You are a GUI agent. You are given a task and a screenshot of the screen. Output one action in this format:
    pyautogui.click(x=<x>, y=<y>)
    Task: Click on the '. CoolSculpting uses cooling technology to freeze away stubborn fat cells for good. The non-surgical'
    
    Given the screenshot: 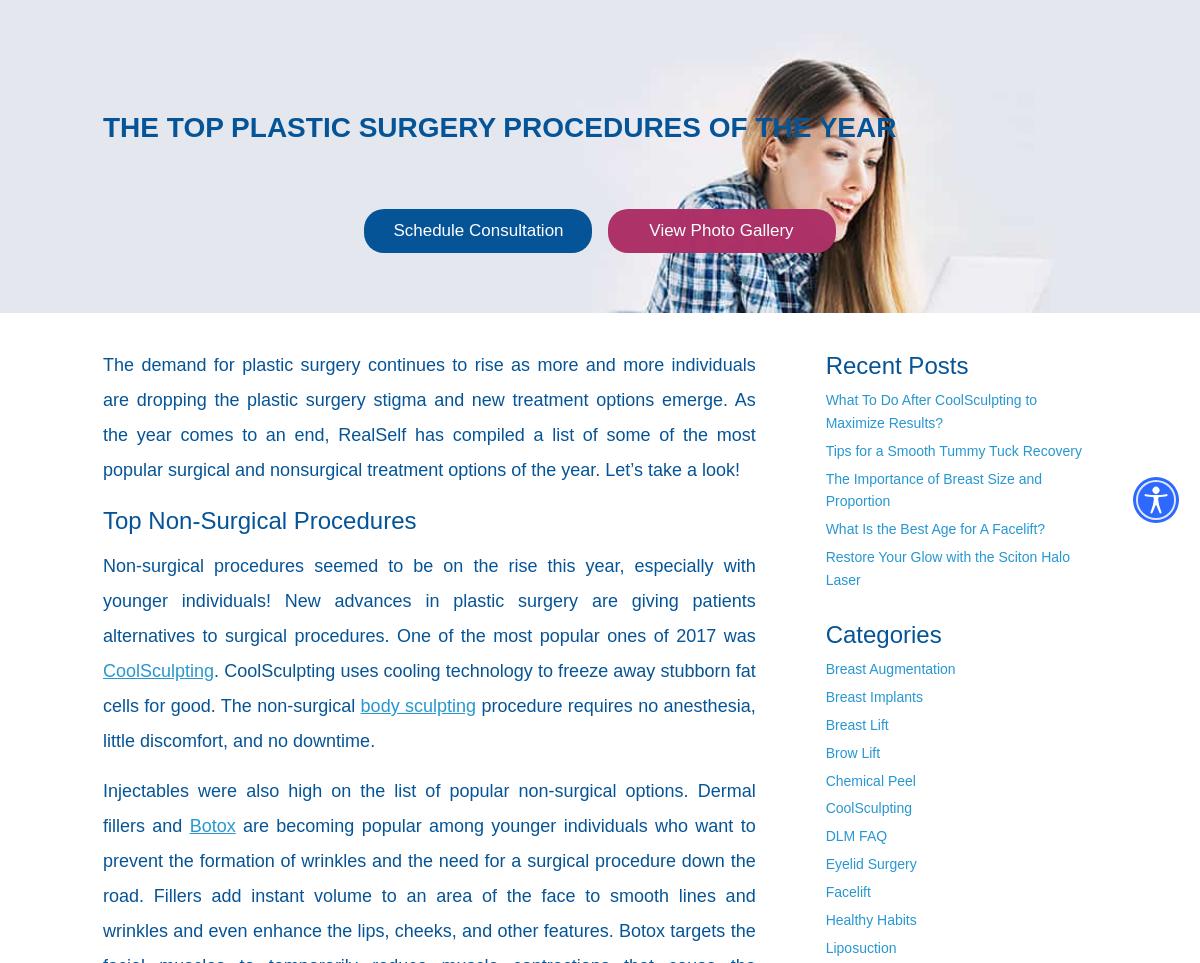 What is the action you would take?
    pyautogui.click(x=429, y=688)
    